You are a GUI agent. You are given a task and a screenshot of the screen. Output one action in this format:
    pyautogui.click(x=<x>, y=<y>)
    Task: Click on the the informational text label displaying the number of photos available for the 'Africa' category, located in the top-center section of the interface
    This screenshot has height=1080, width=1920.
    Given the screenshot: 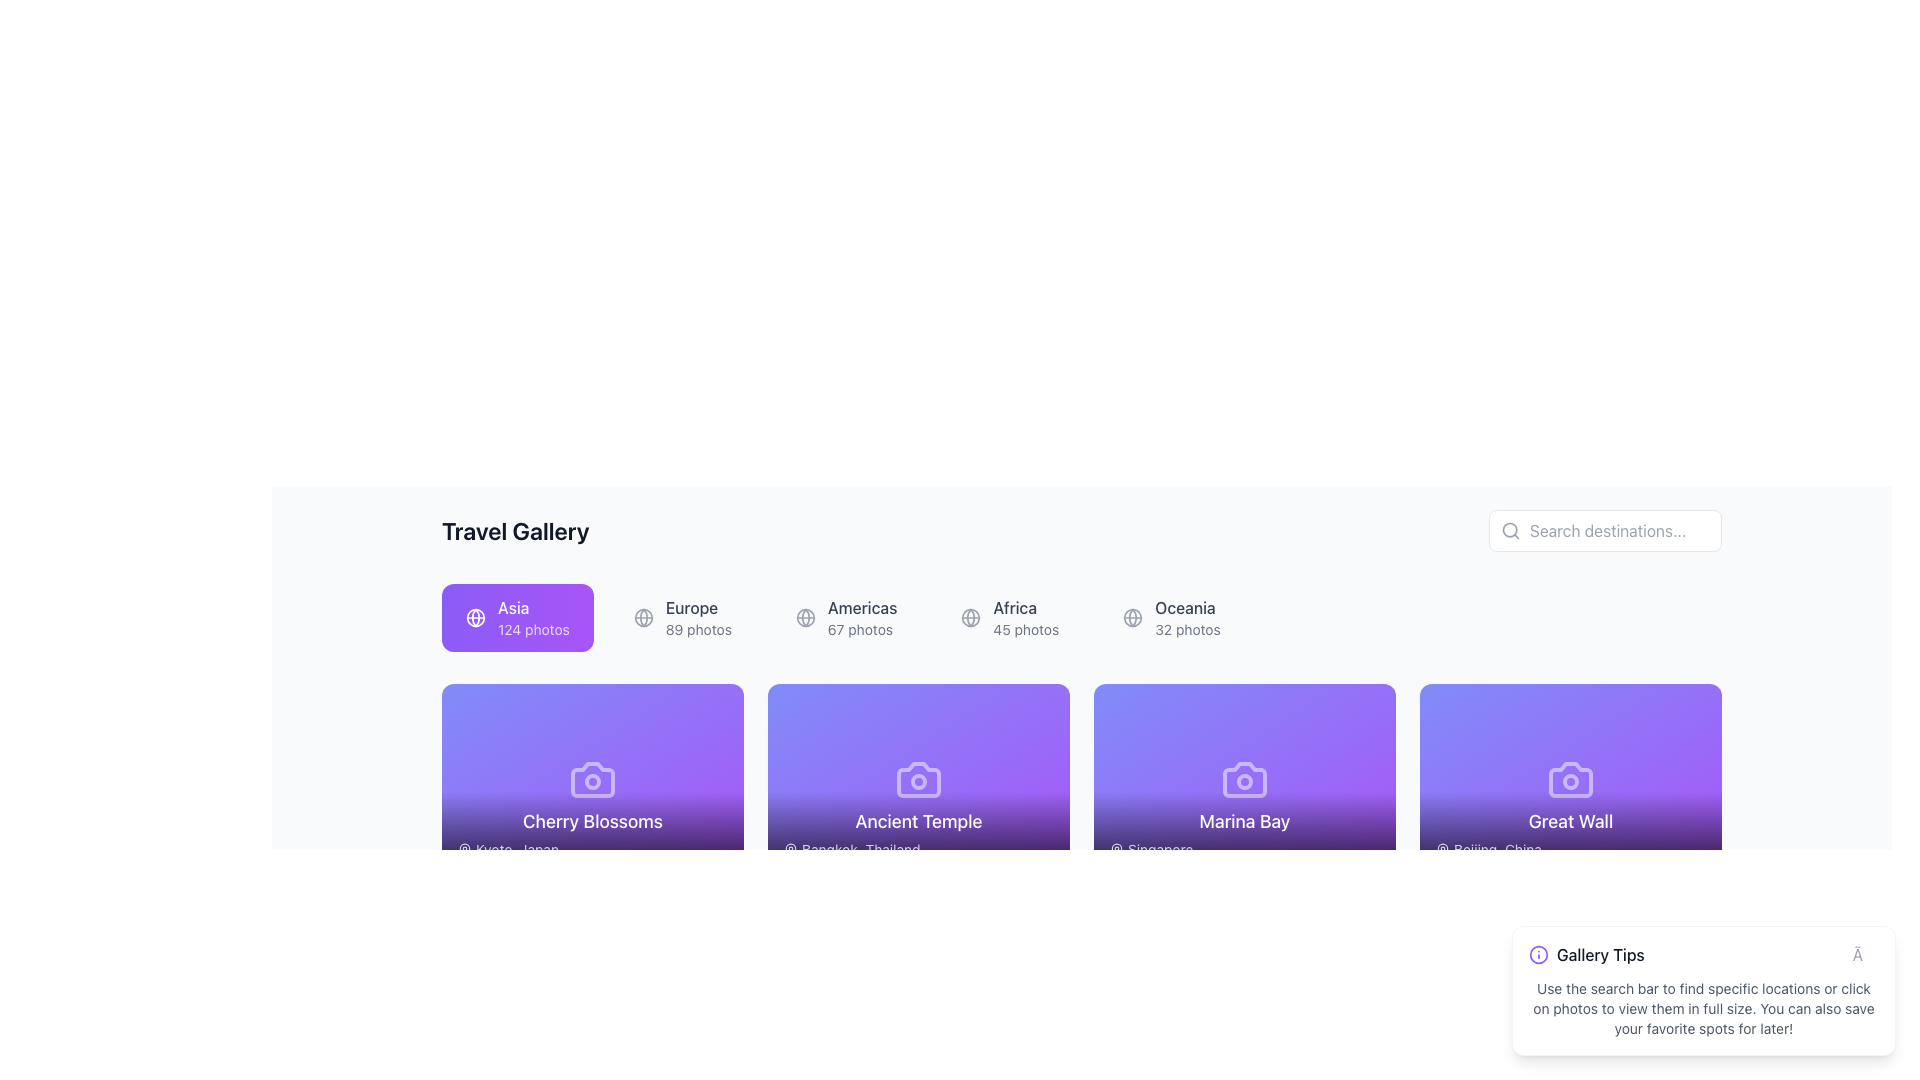 What is the action you would take?
    pyautogui.click(x=1026, y=628)
    